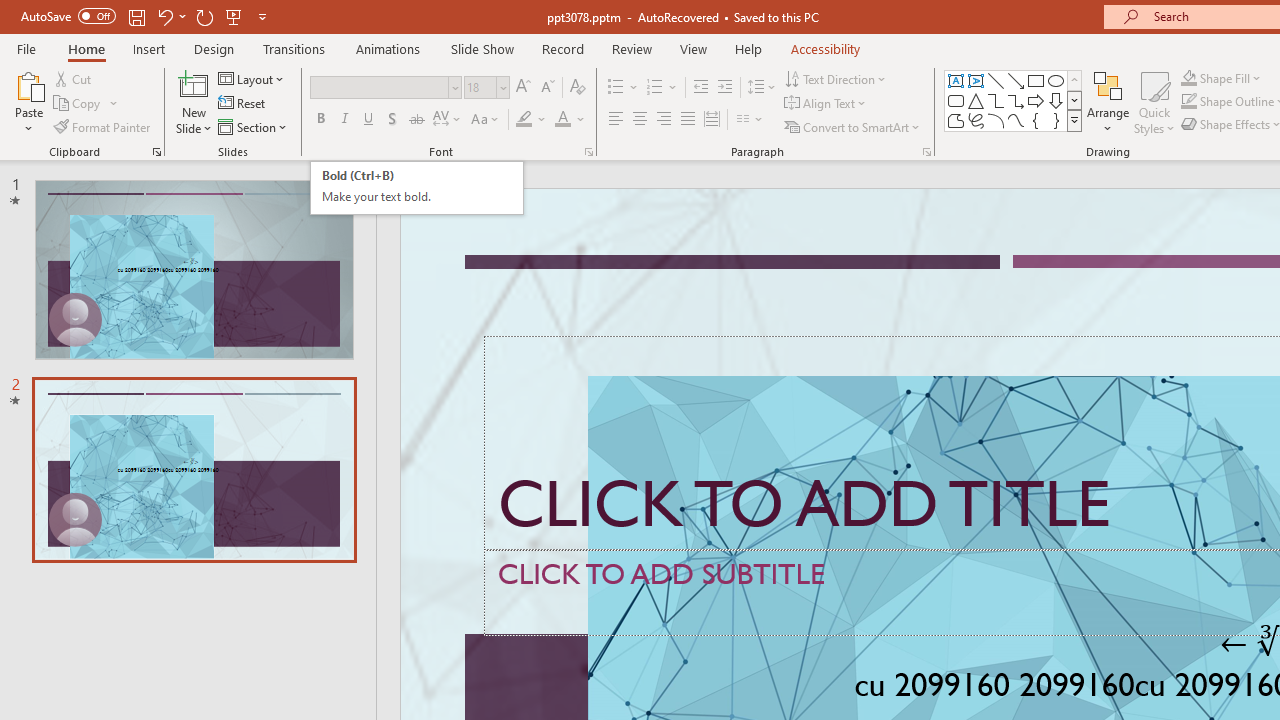 The image size is (1280, 720). I want to click on 'Numbering', so click(654, 86).